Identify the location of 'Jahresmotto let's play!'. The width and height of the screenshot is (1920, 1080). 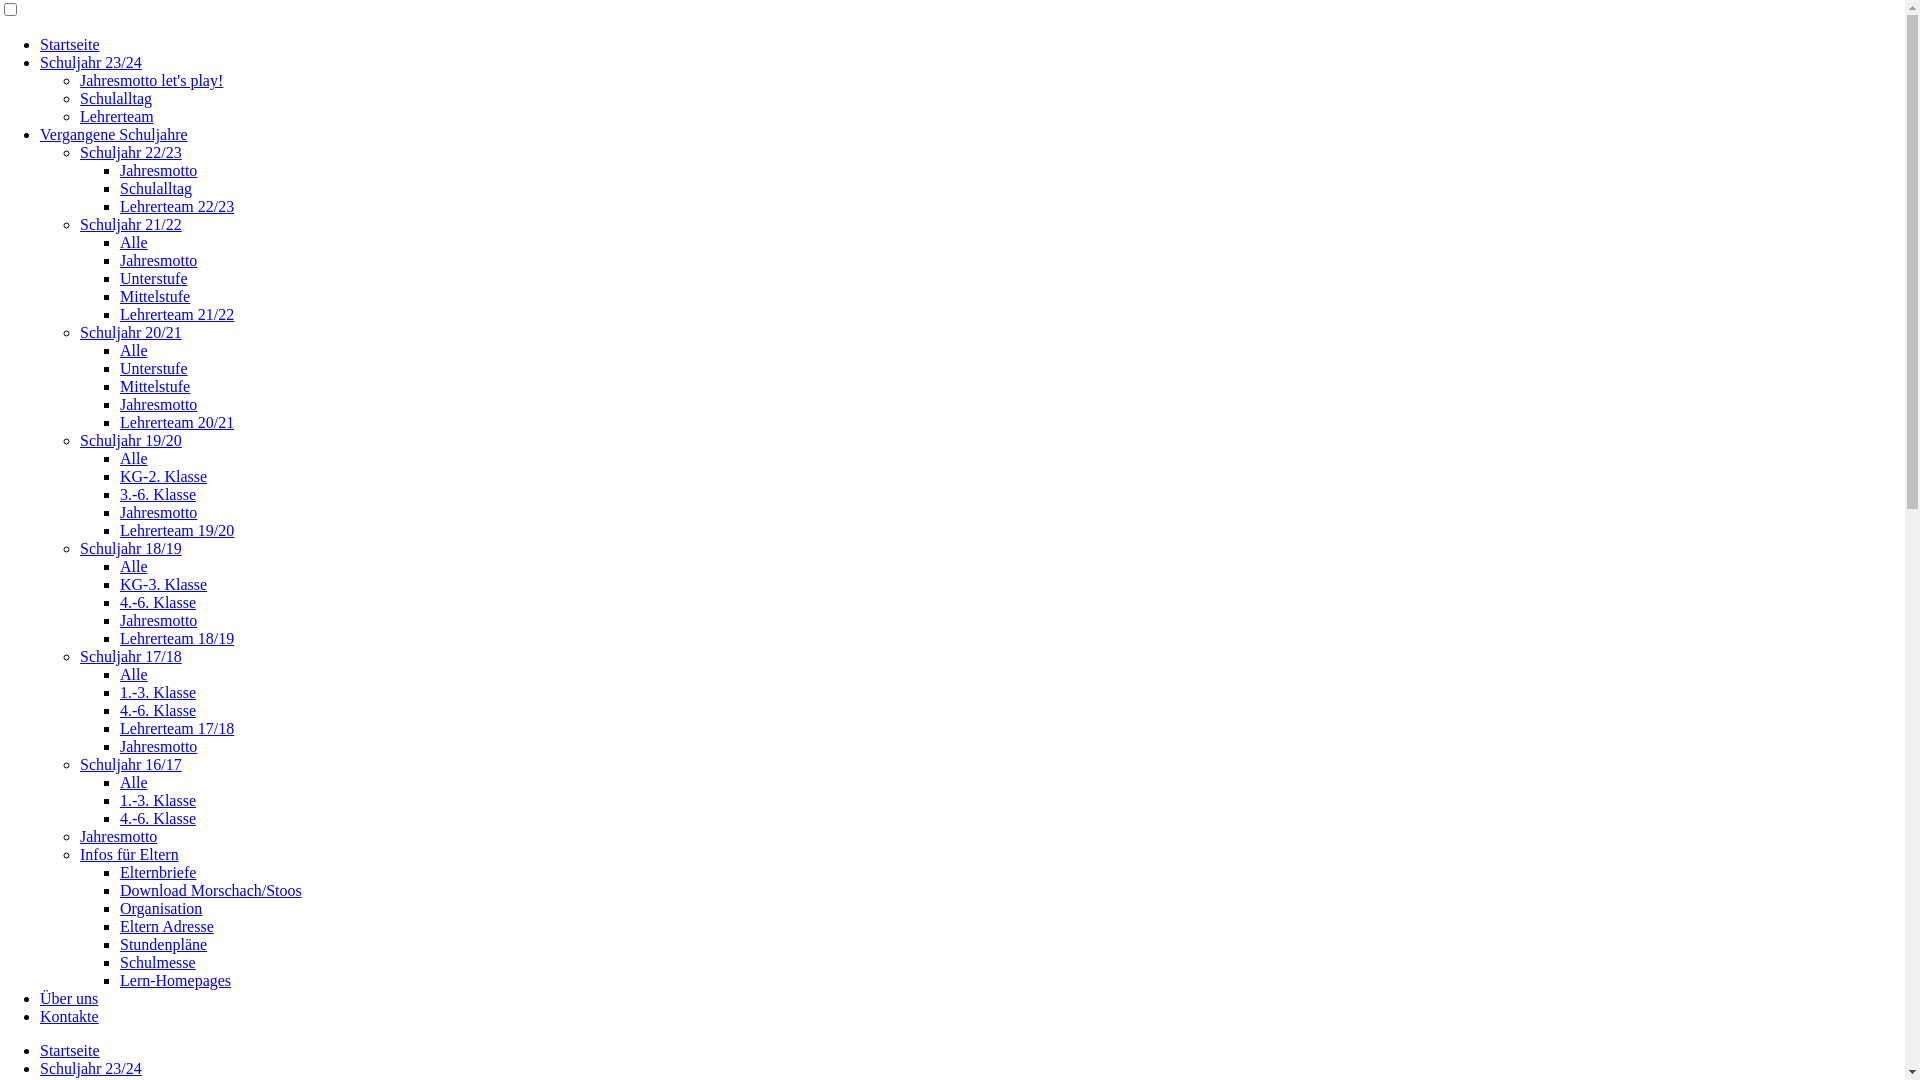
(80, 79).